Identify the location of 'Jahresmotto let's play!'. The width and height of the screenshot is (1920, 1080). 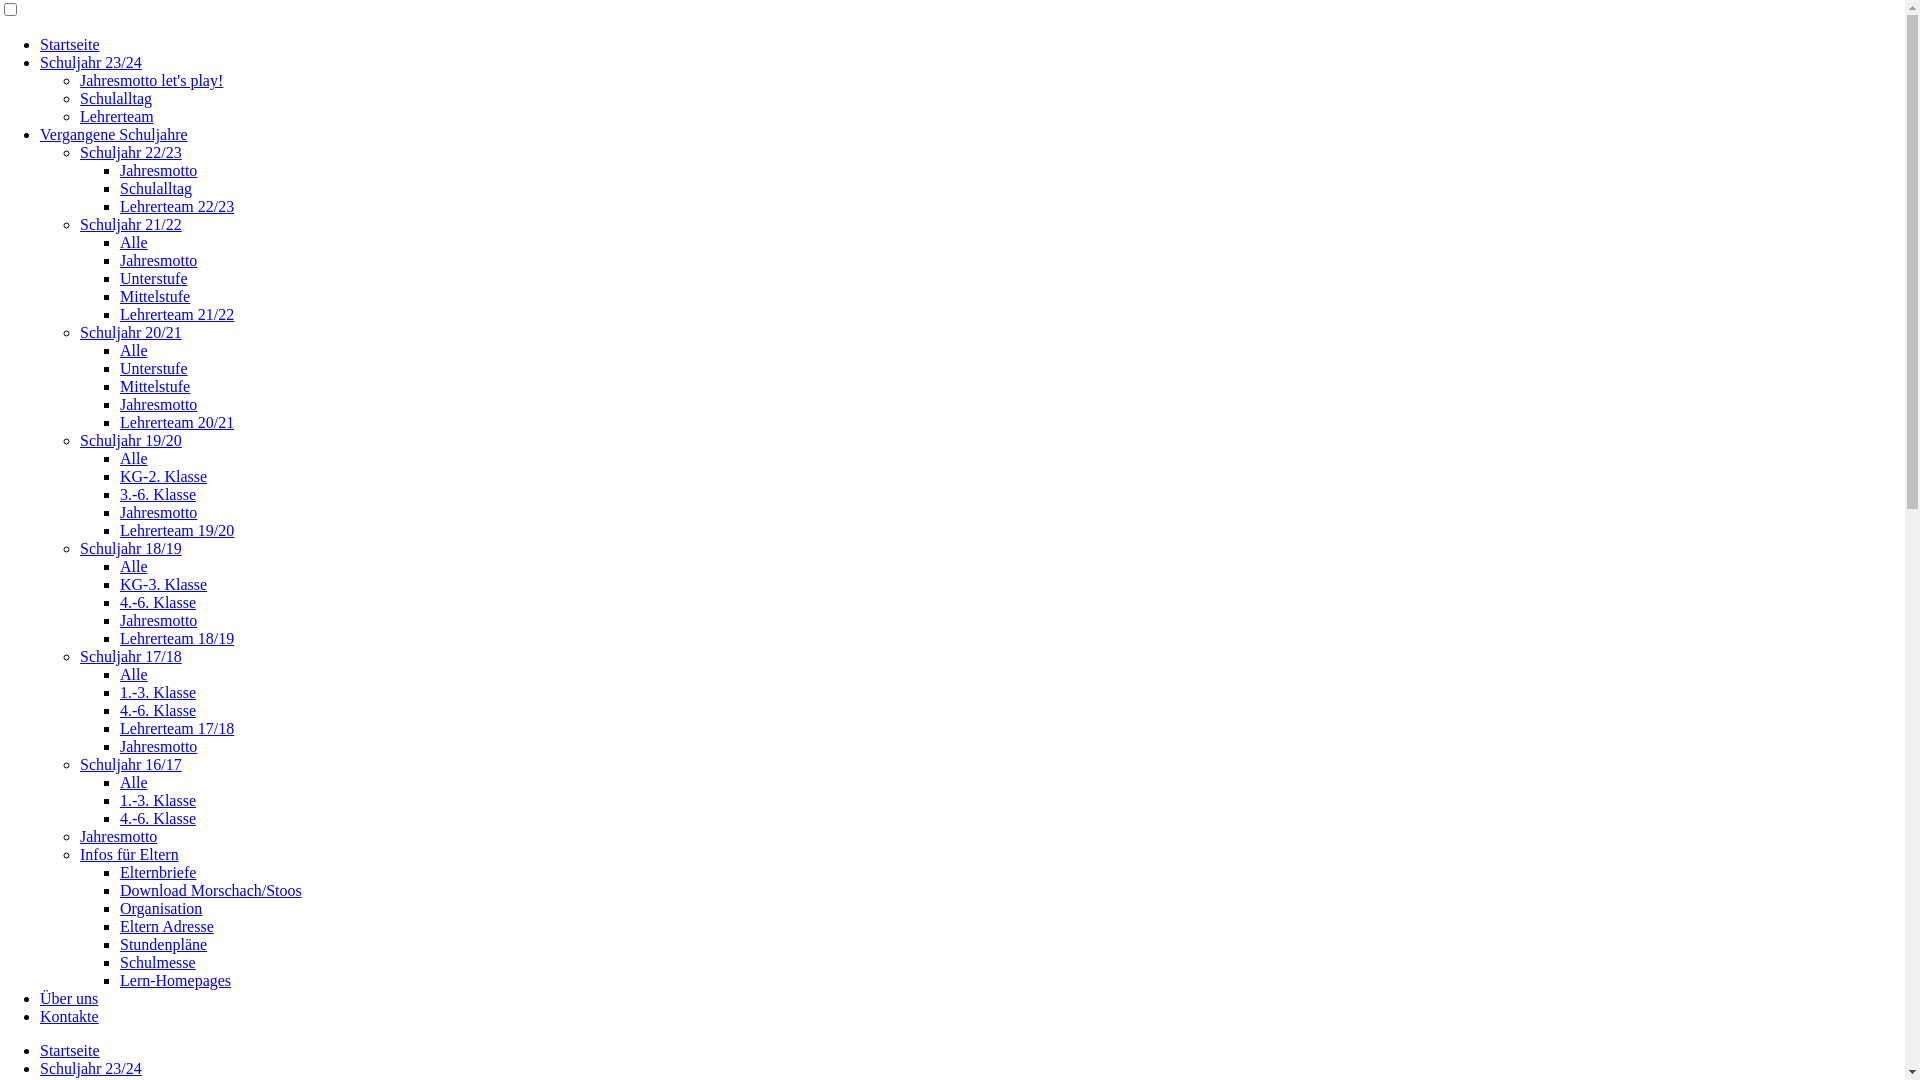
(80, 79).